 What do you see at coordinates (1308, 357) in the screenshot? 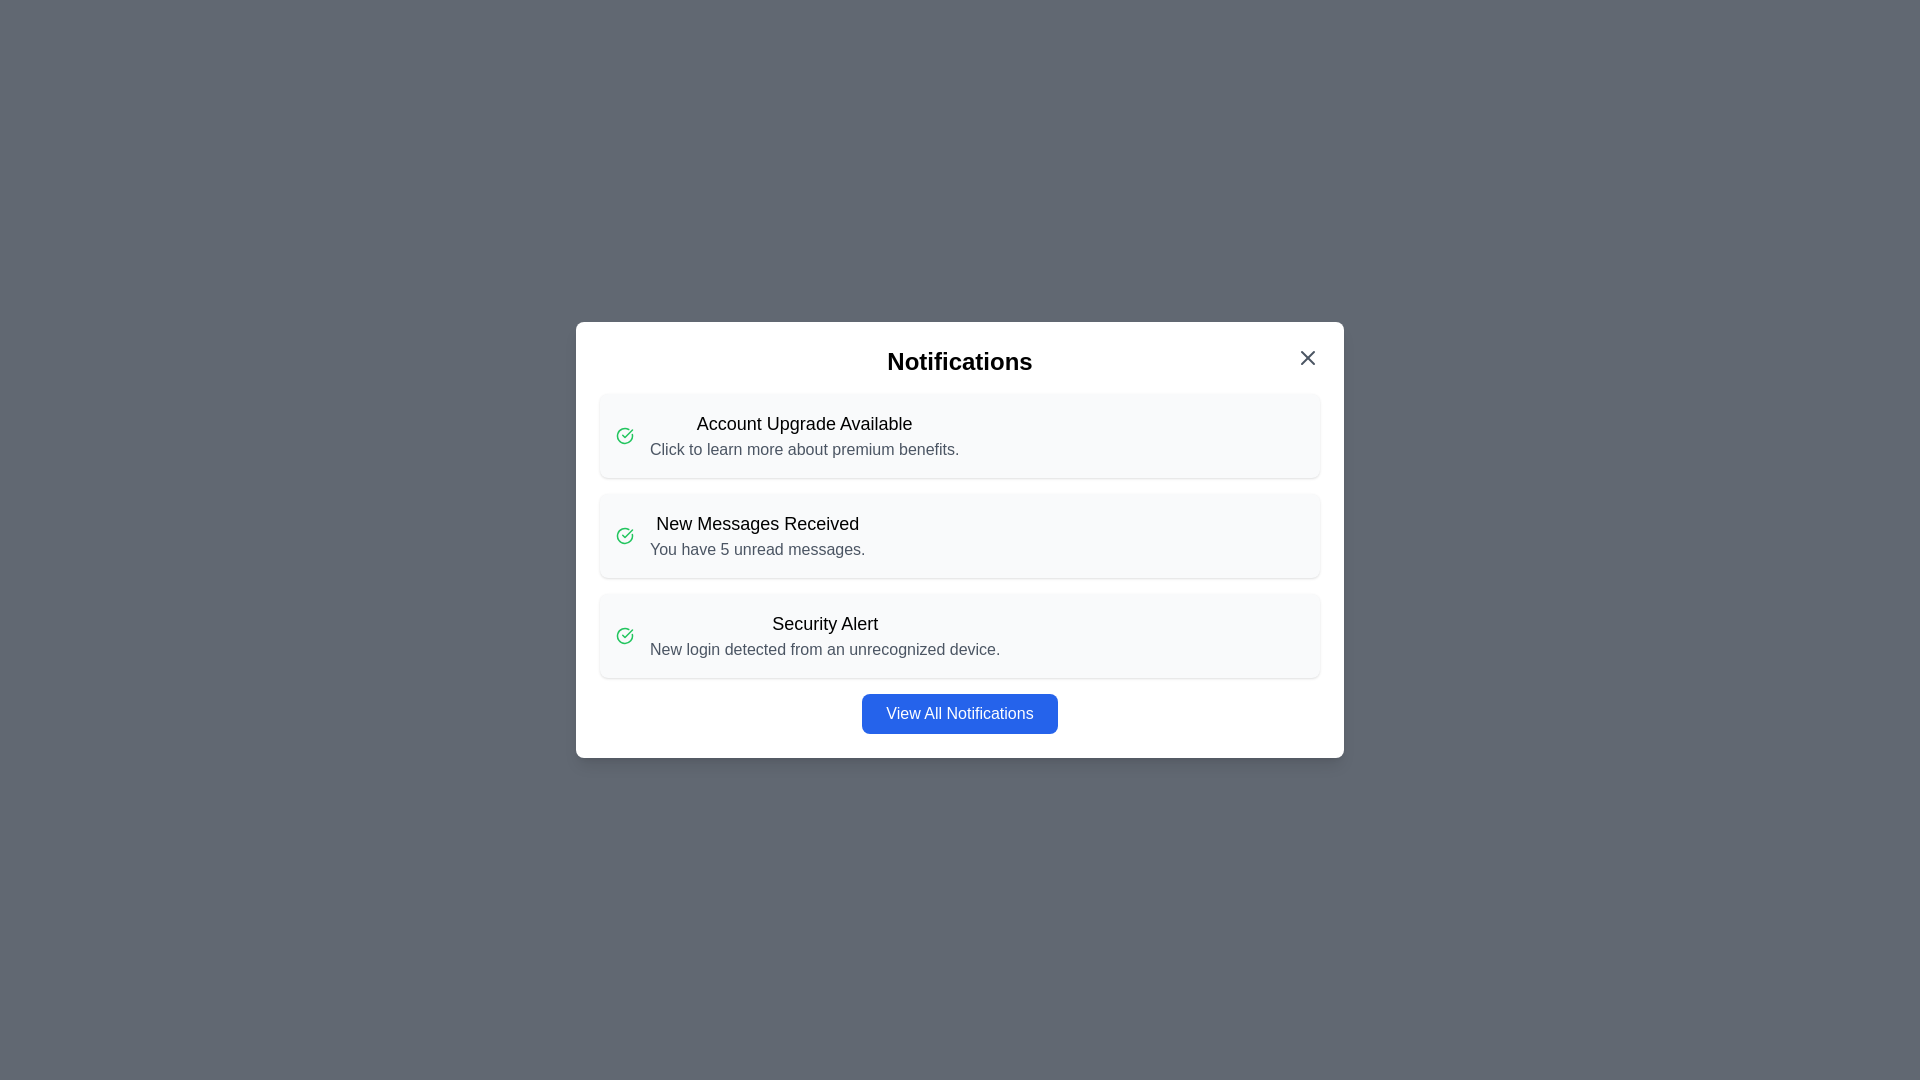
I see `the close button located at the top right corner of the notifications panel` at bounding box center [1308, 357].